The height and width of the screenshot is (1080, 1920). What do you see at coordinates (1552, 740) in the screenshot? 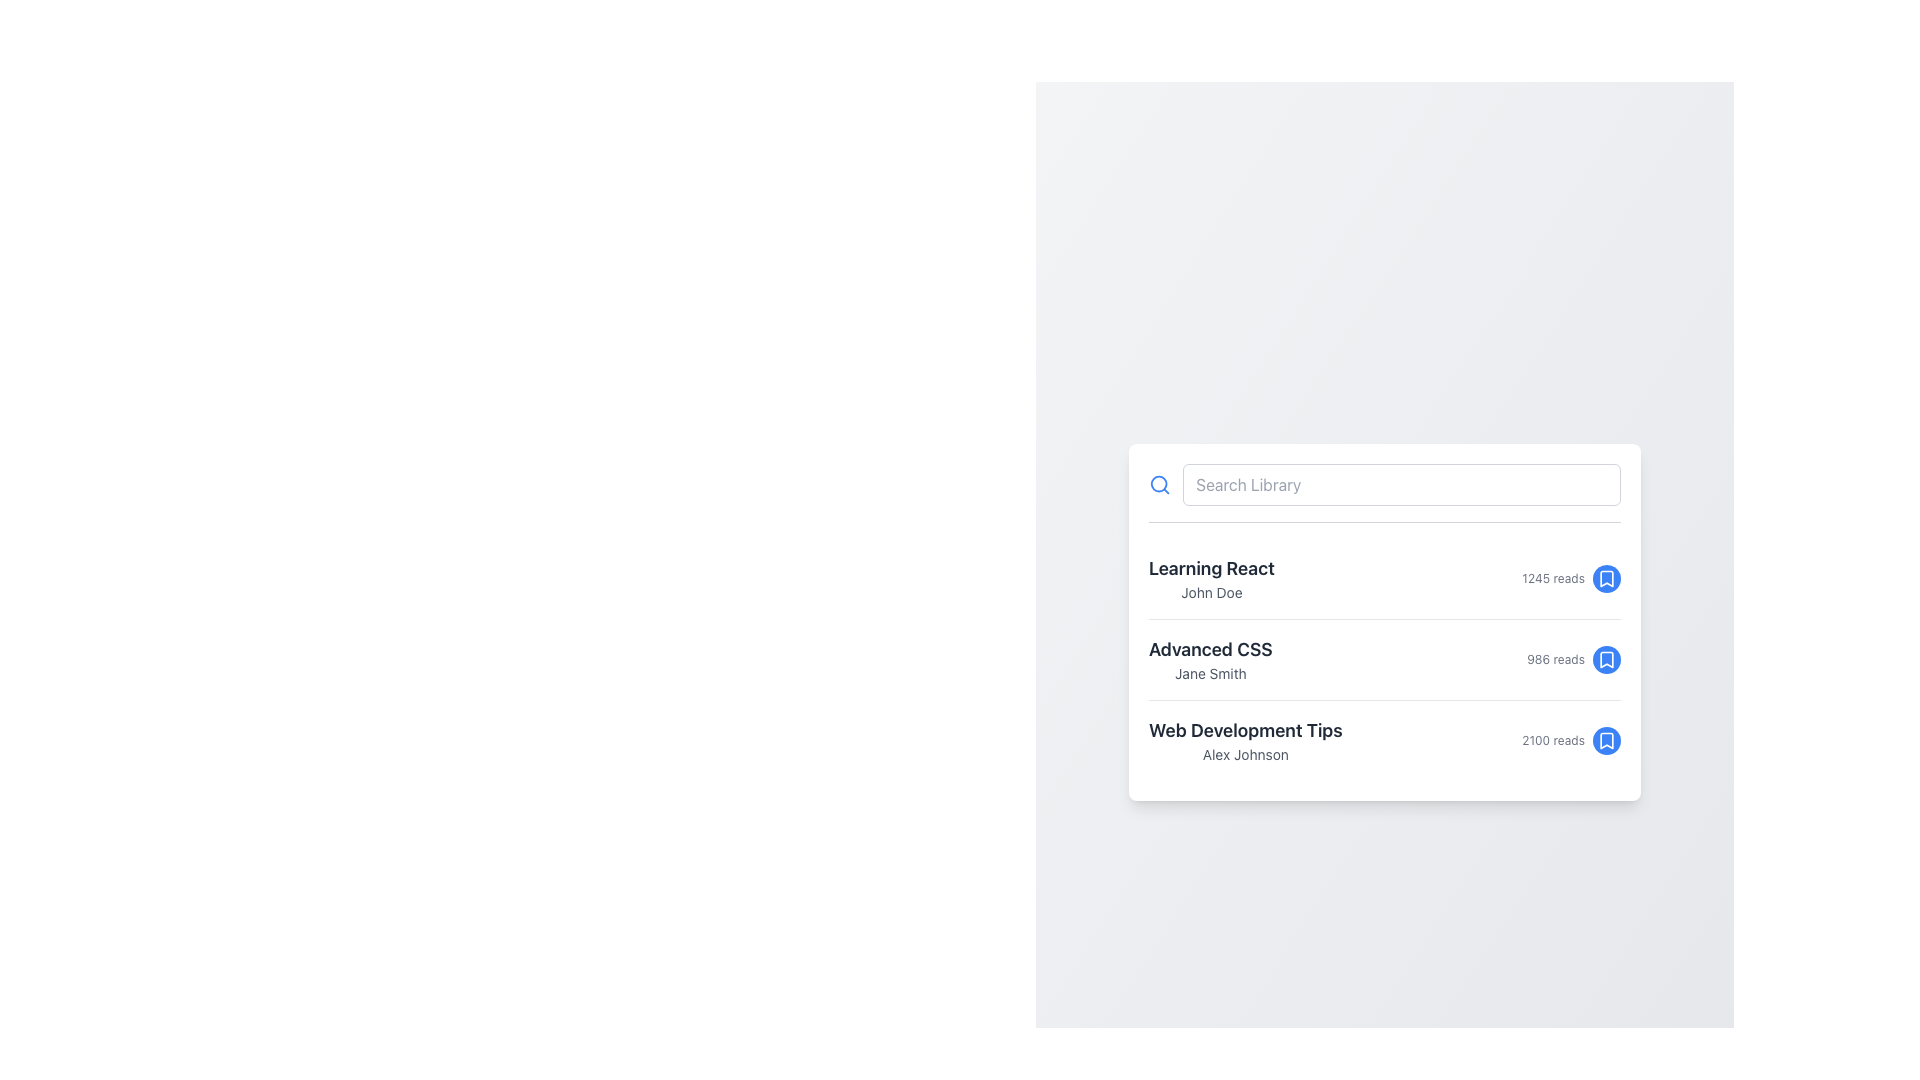
I see `value displayed as '2100 reads' in gray text at the far-right side of the third list item, adjacent to the bookmark icon` at bounding box center [1552, 740].